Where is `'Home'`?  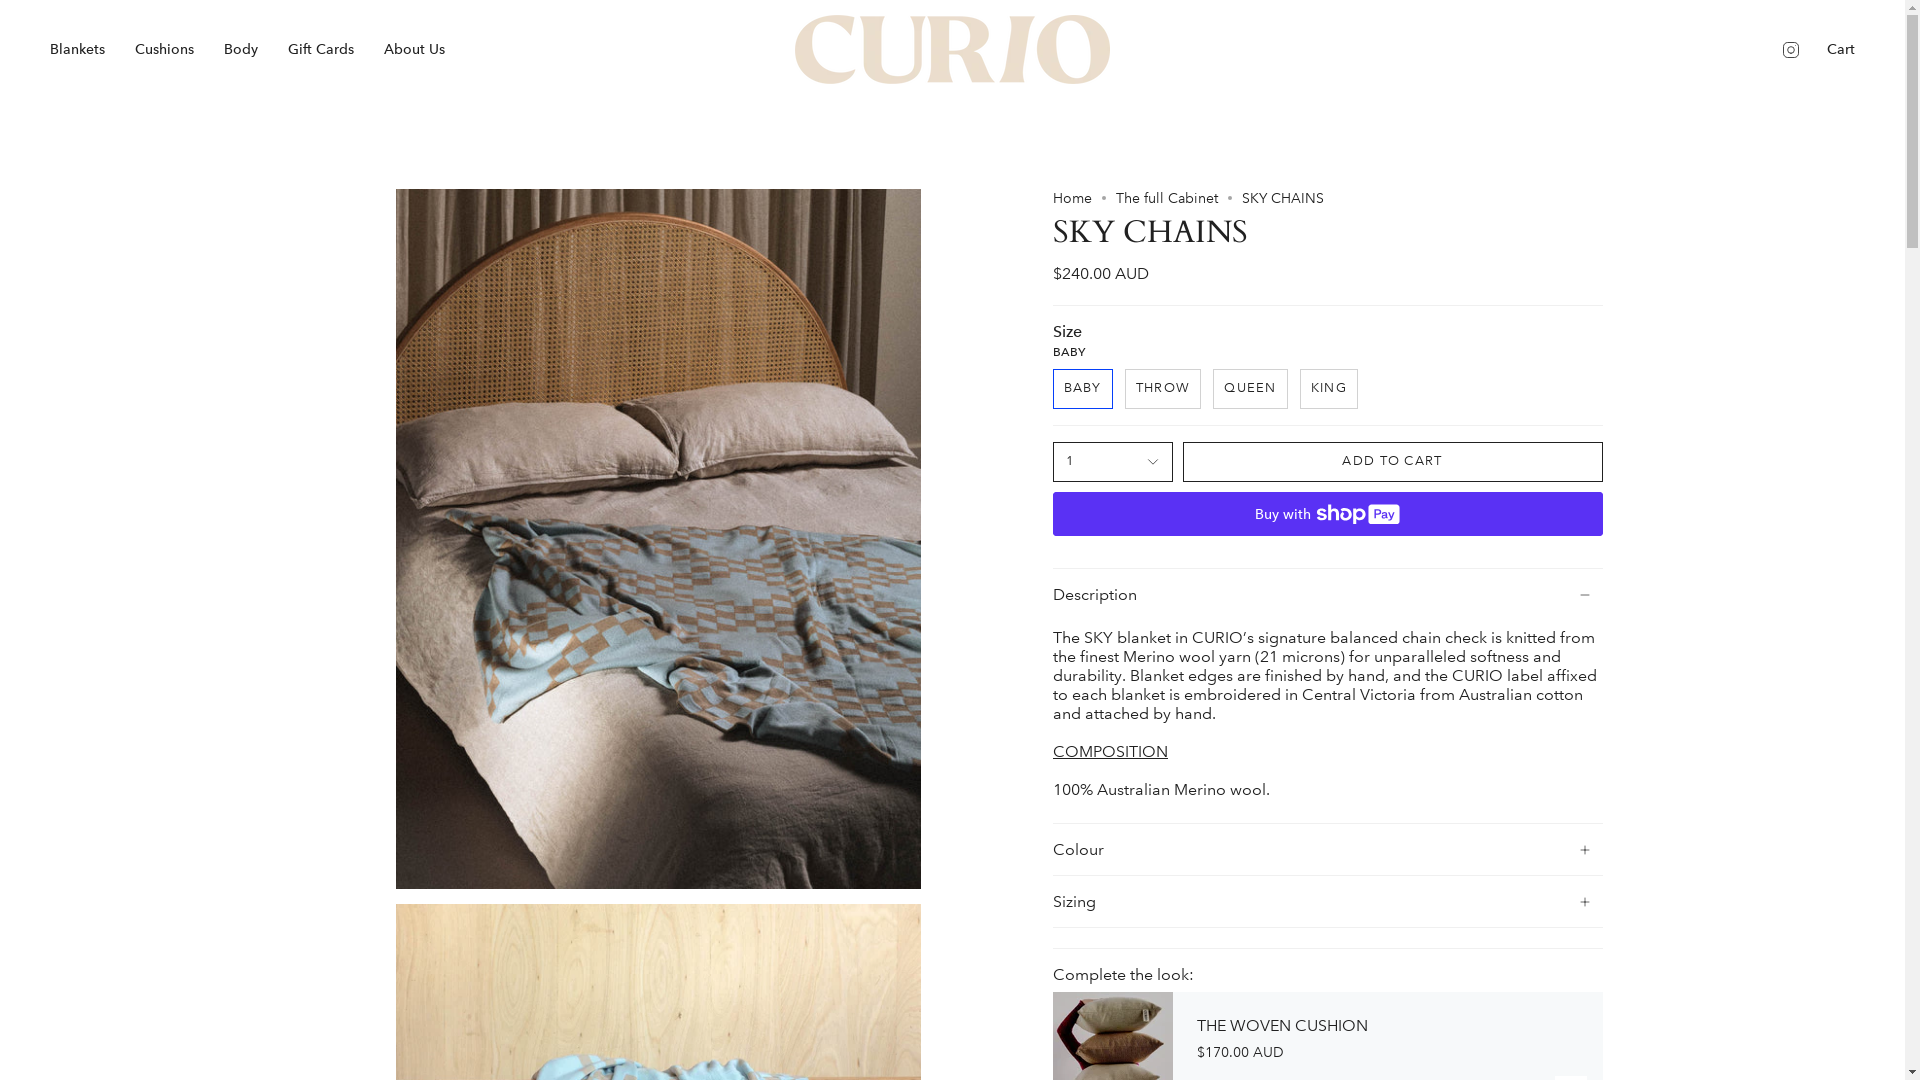
'Home' is located at coordinates (1070, 197).